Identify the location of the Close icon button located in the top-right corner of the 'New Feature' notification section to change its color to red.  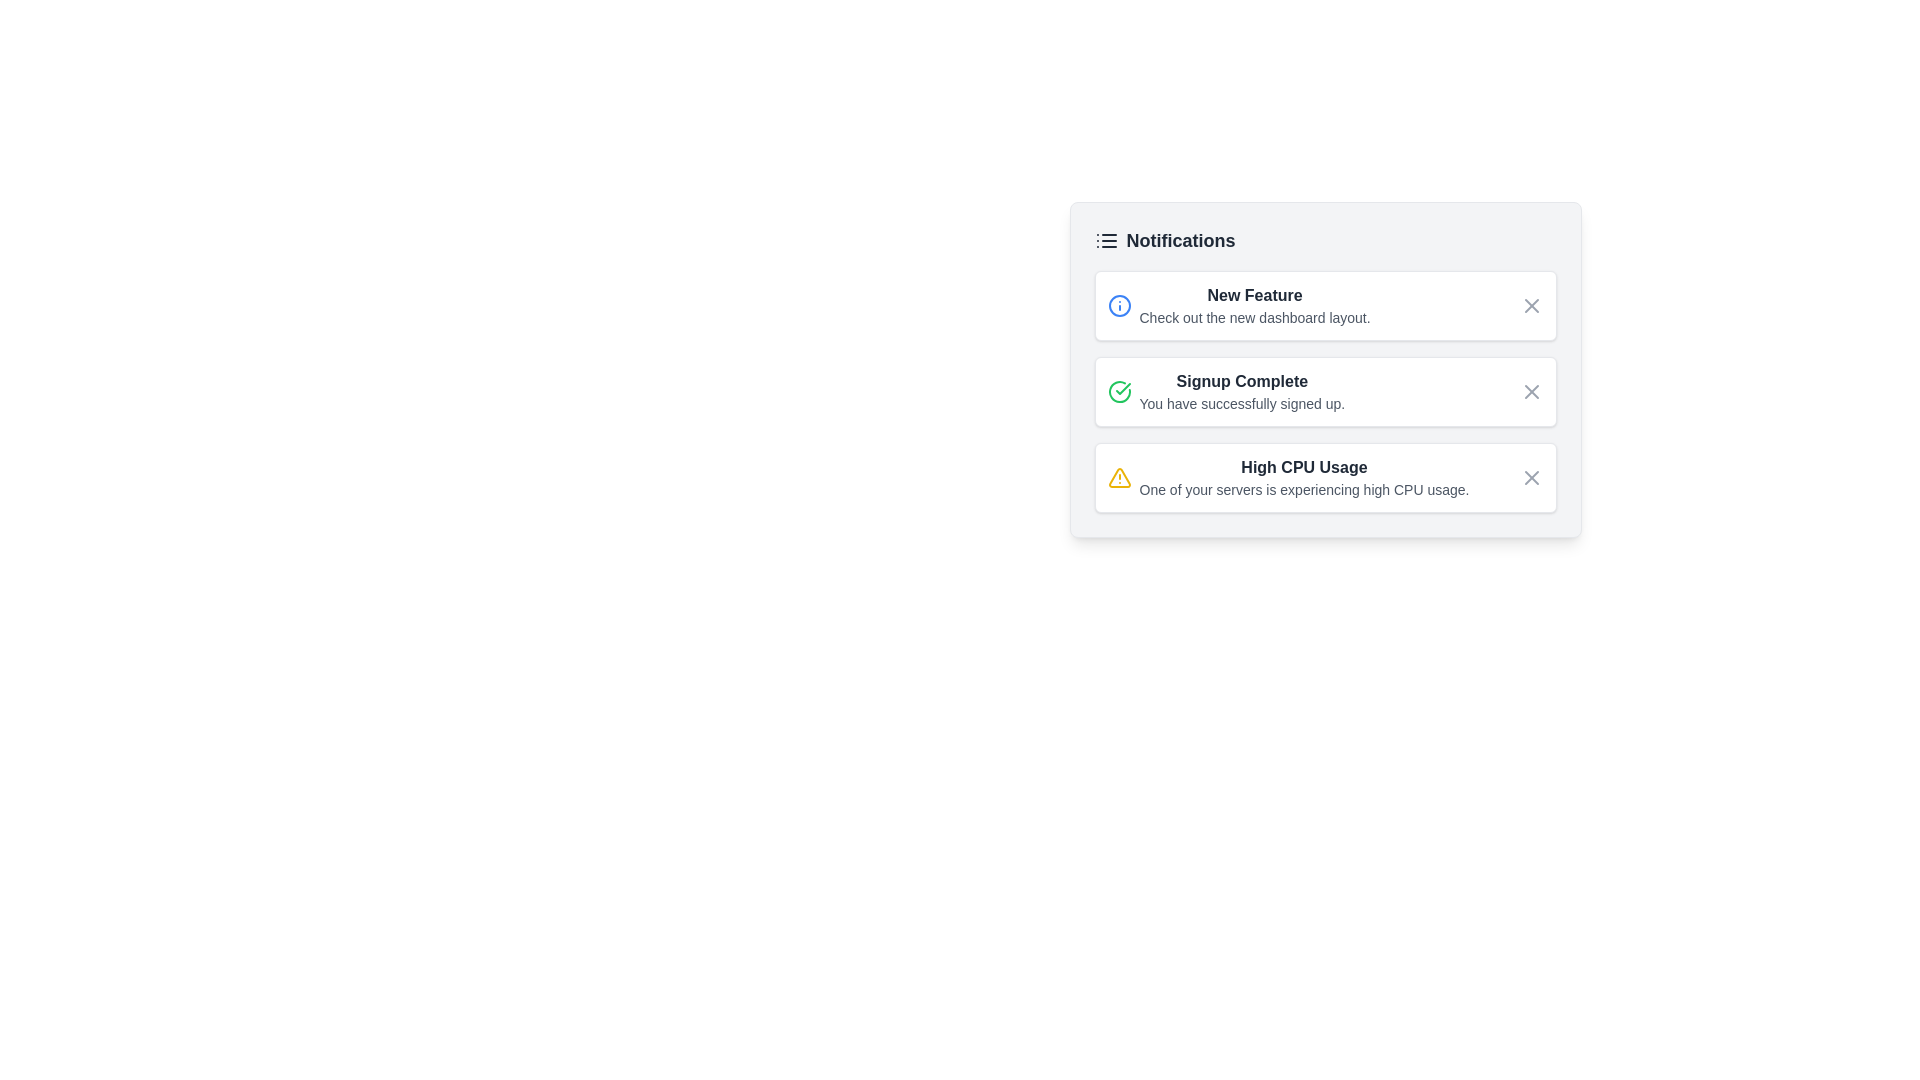
(1530, 305).